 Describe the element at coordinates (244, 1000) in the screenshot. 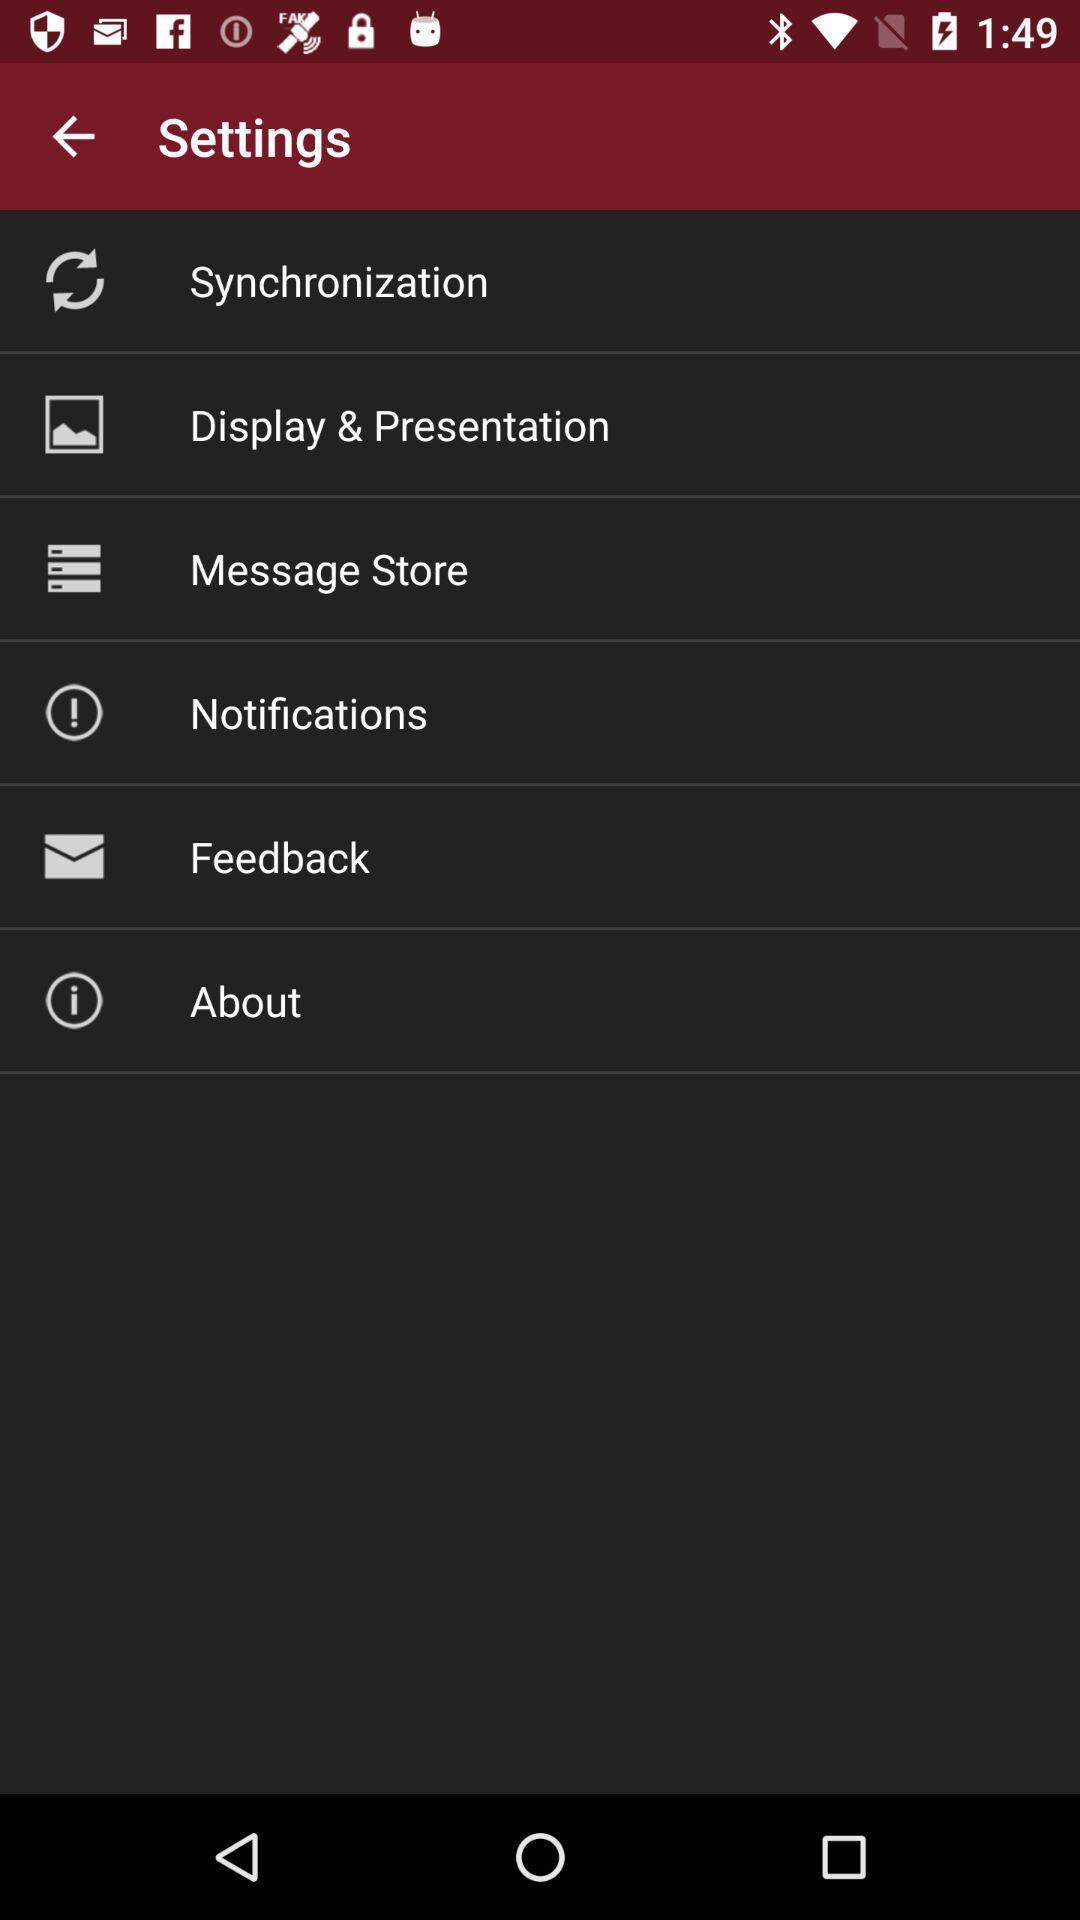

I see `icon below the feedback item` at that location.